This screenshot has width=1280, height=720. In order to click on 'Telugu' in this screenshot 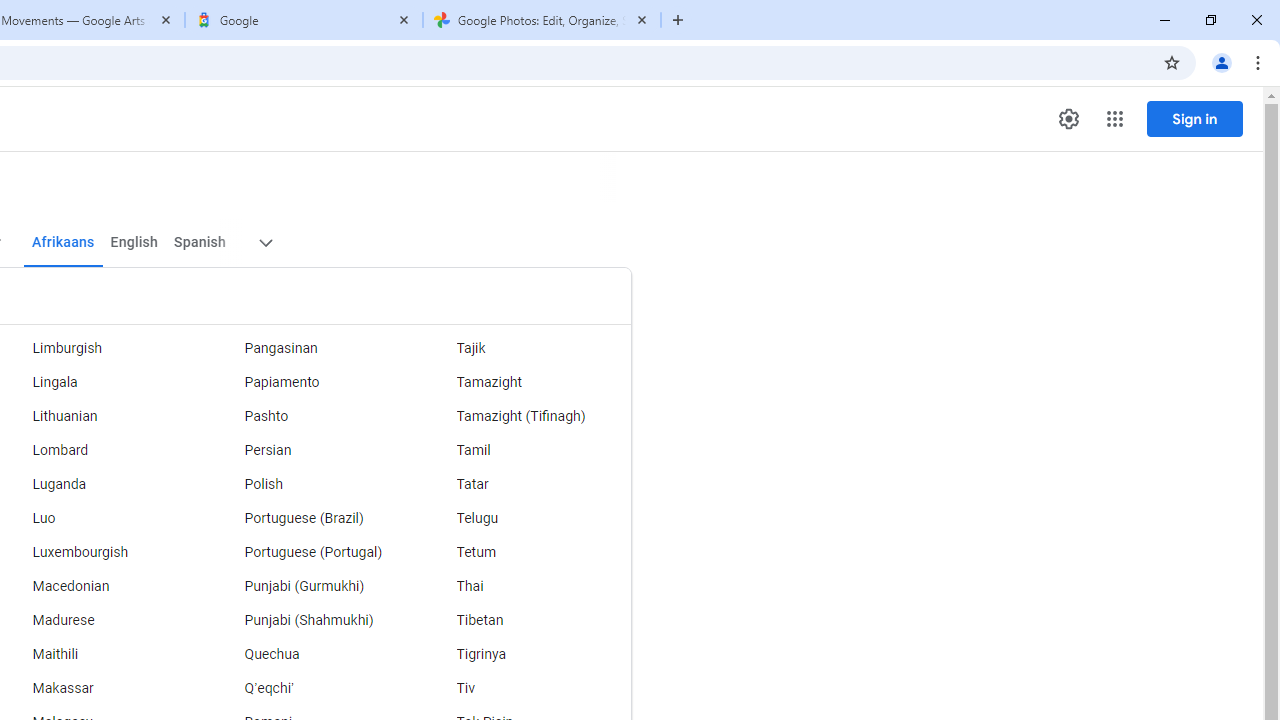, I will do `click(525, 518)`.